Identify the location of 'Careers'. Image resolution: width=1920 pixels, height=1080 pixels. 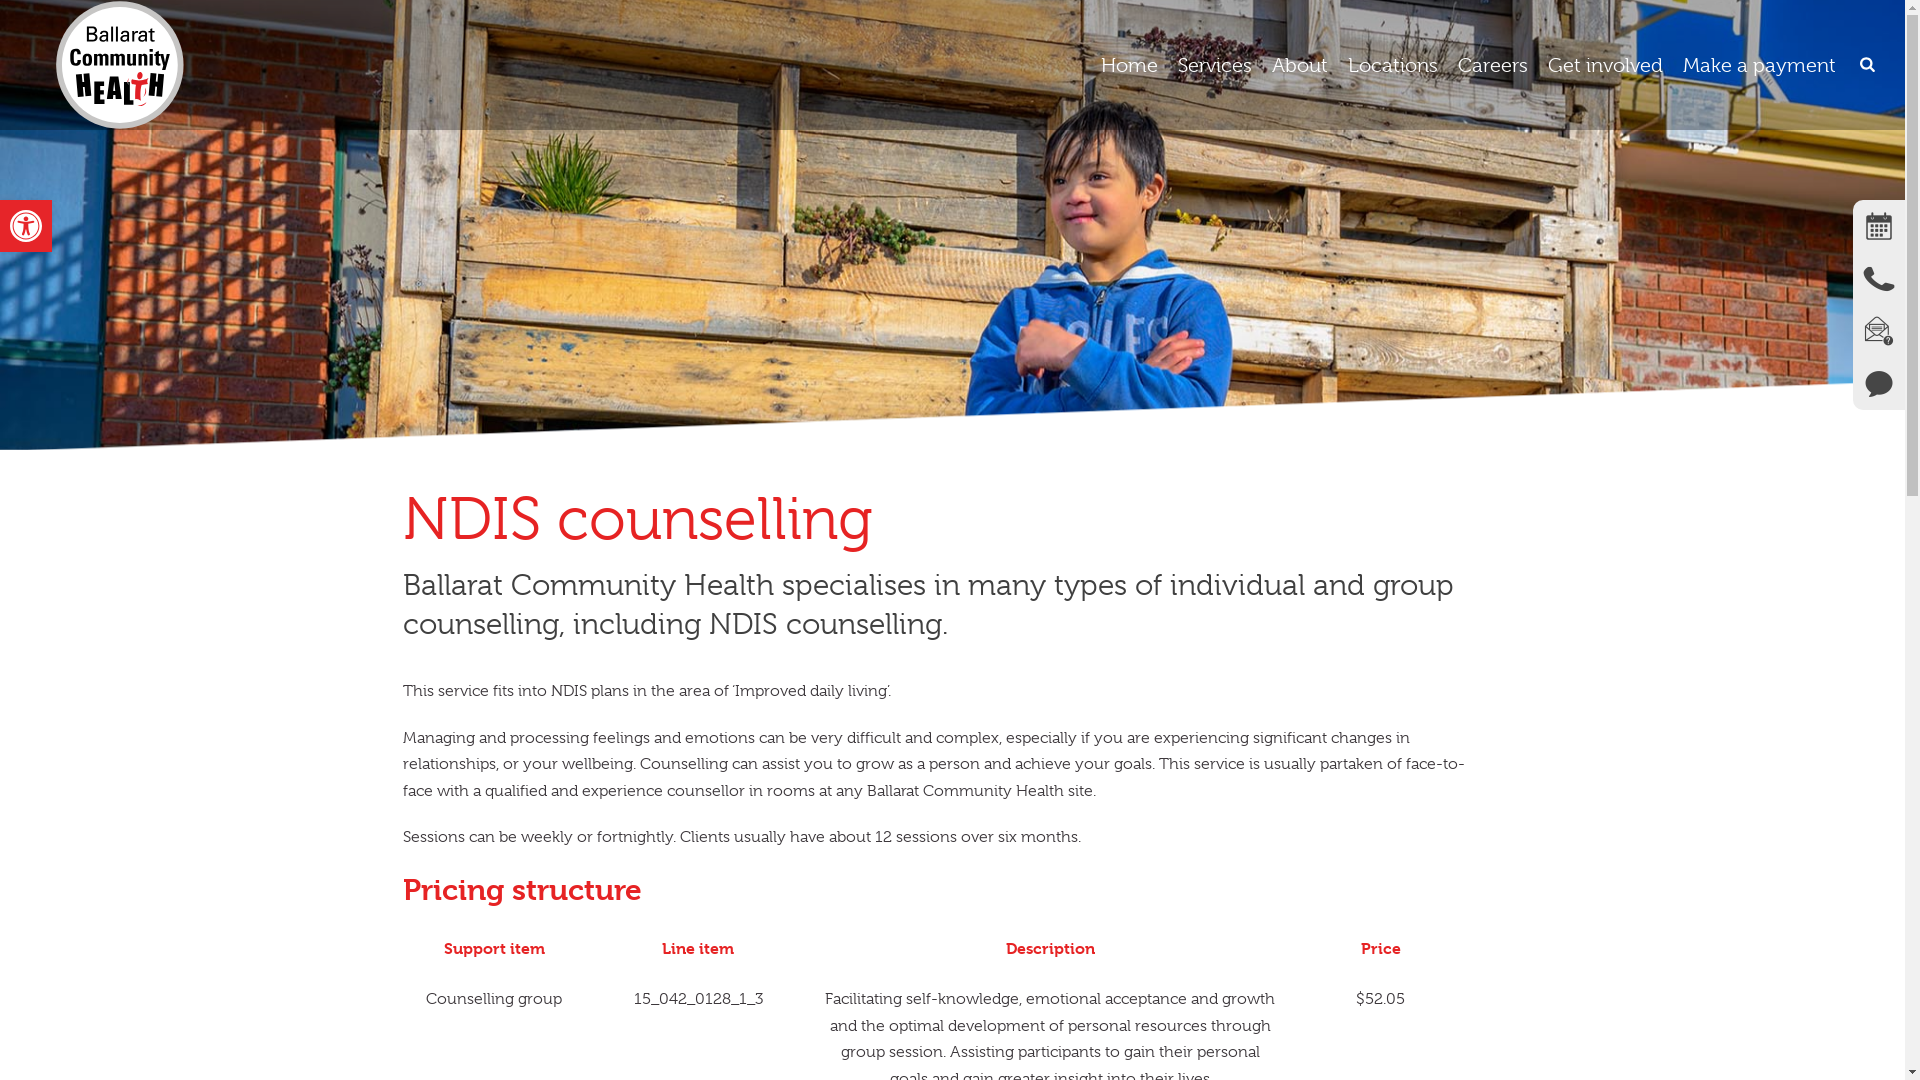
(1492, 64).